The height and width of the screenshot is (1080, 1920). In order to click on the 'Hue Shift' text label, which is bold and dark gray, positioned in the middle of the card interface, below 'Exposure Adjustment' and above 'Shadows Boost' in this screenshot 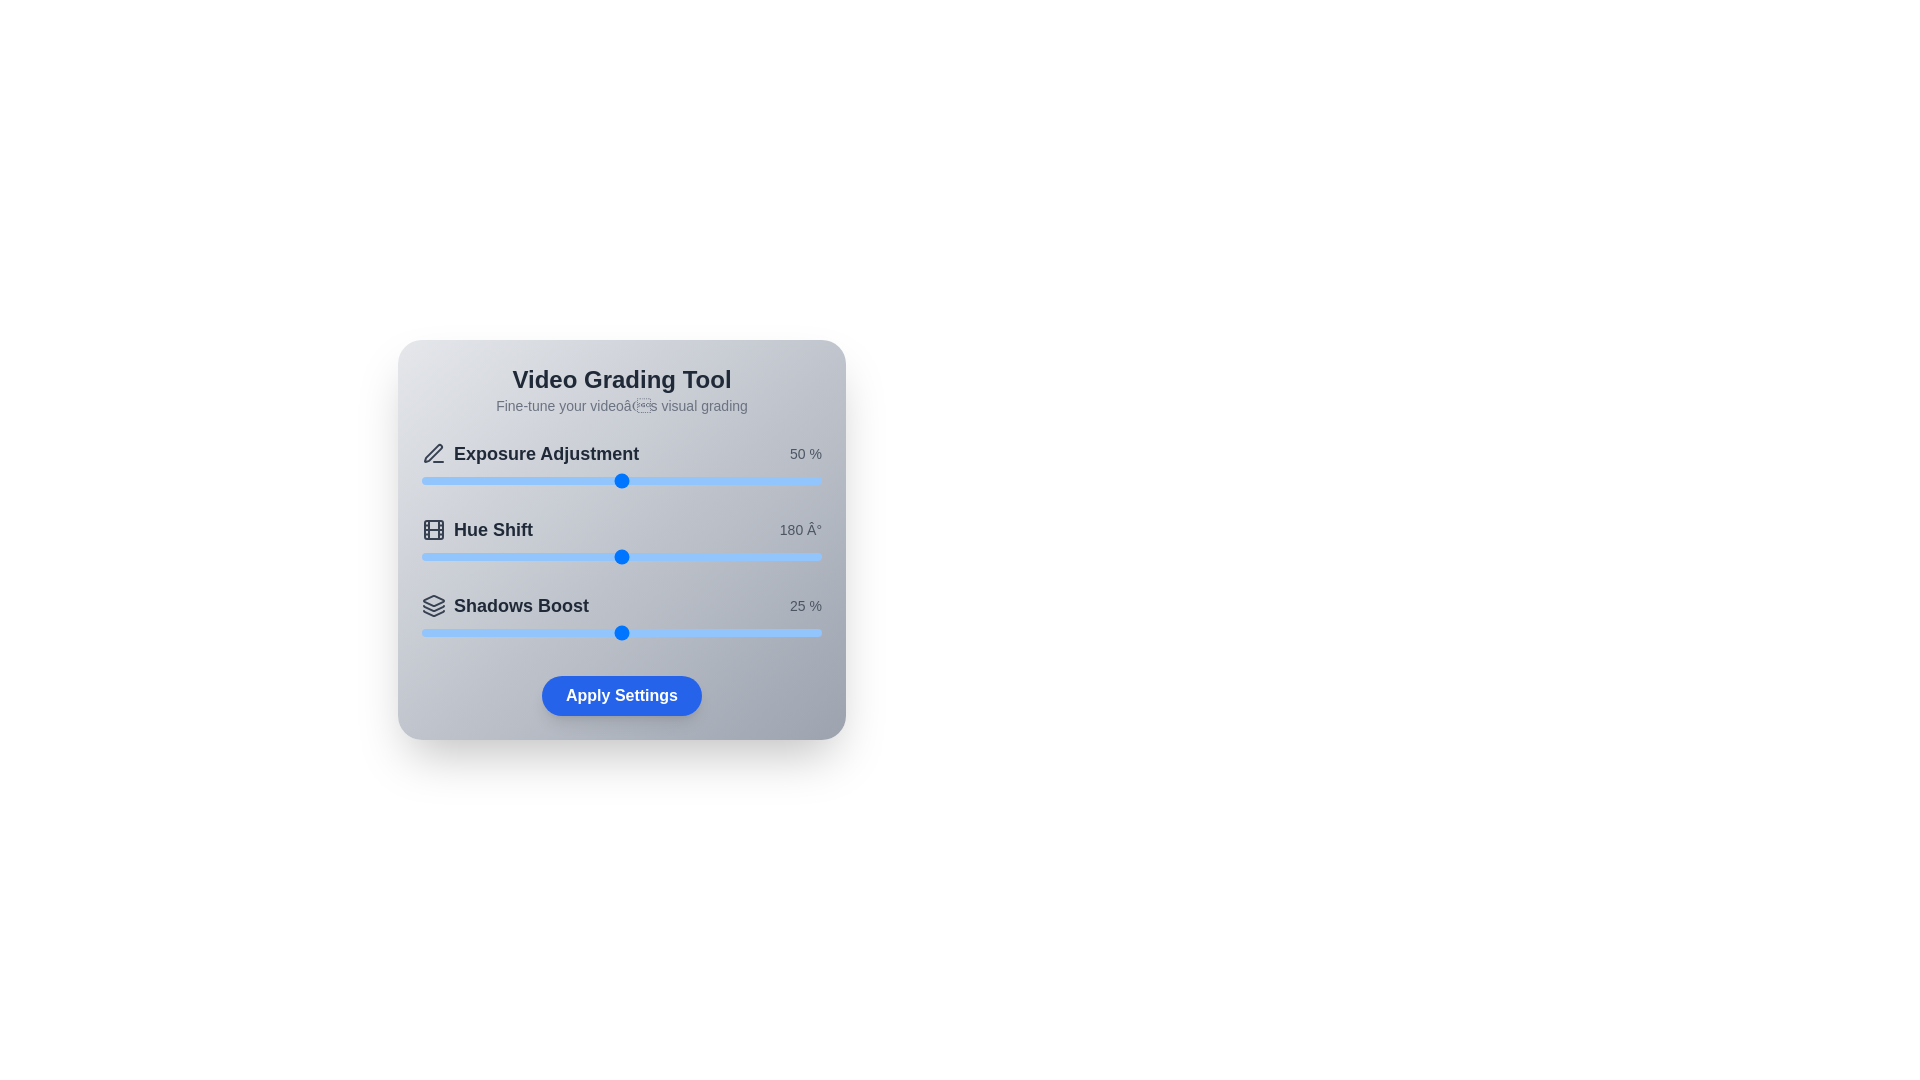, I will do `click(493, 528)`.